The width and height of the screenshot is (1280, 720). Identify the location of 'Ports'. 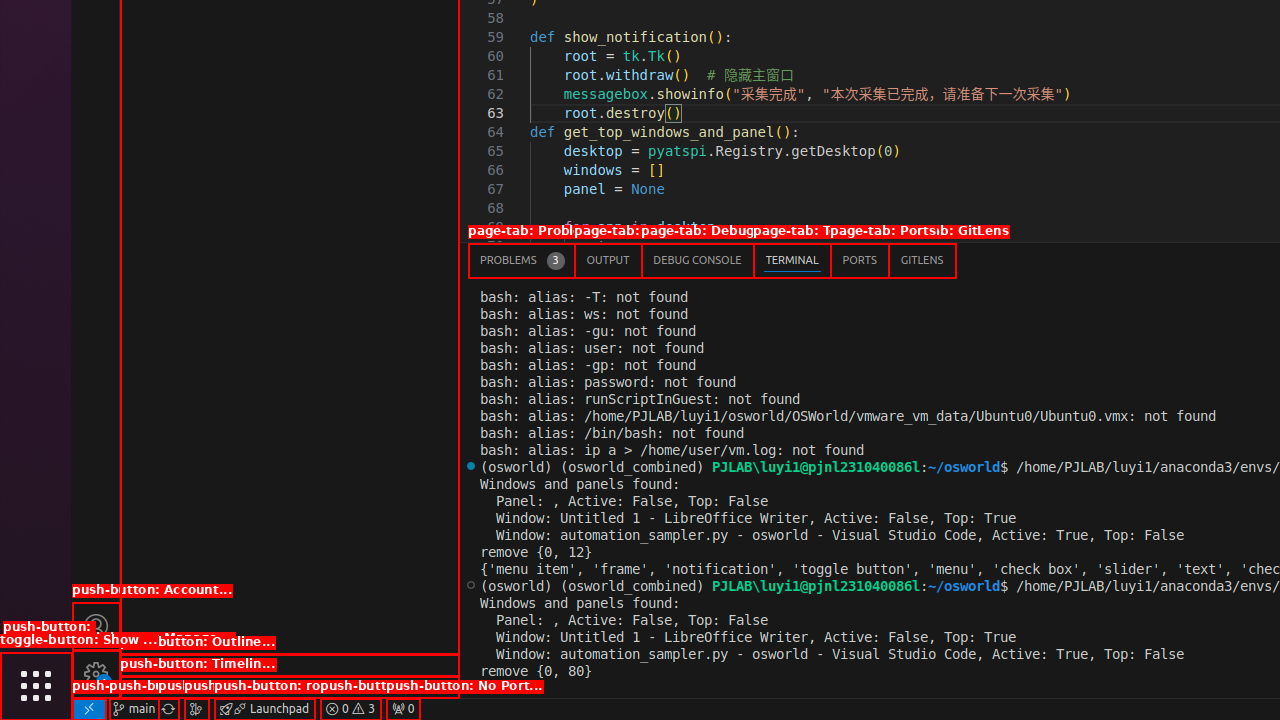
(859, 259).